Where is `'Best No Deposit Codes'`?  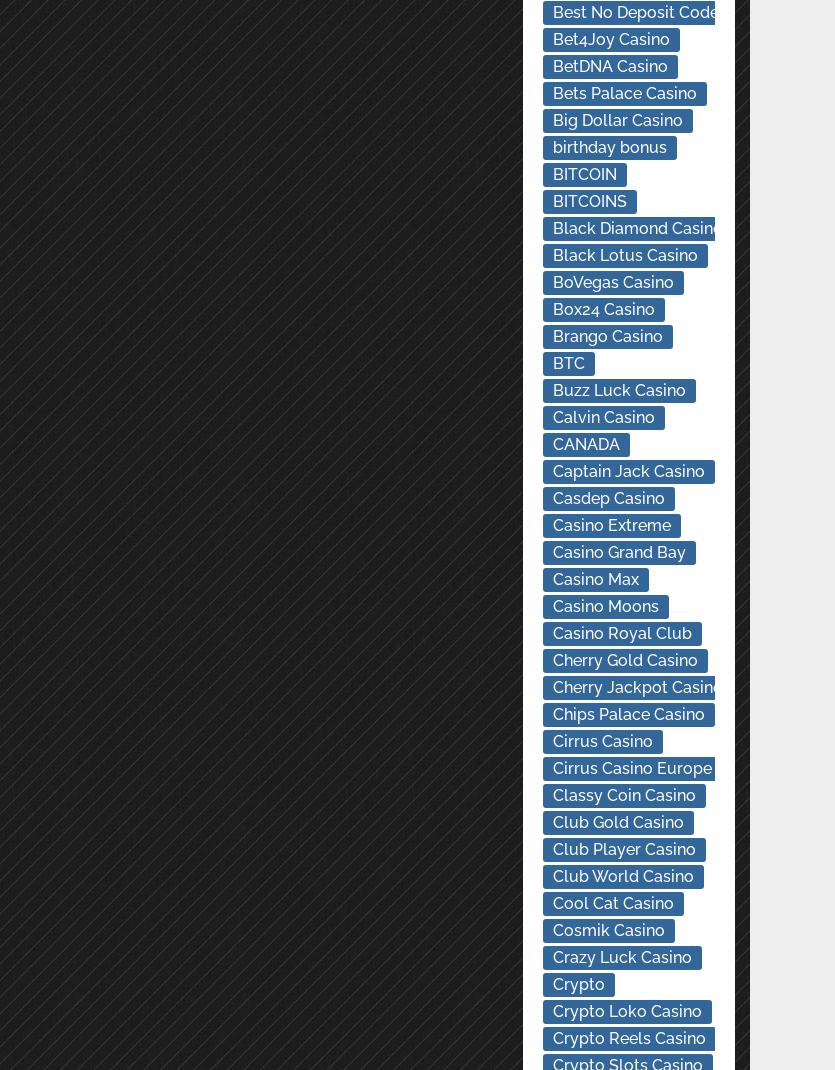
'Best No Deposit Codes' is located at coordinates (638, 11).